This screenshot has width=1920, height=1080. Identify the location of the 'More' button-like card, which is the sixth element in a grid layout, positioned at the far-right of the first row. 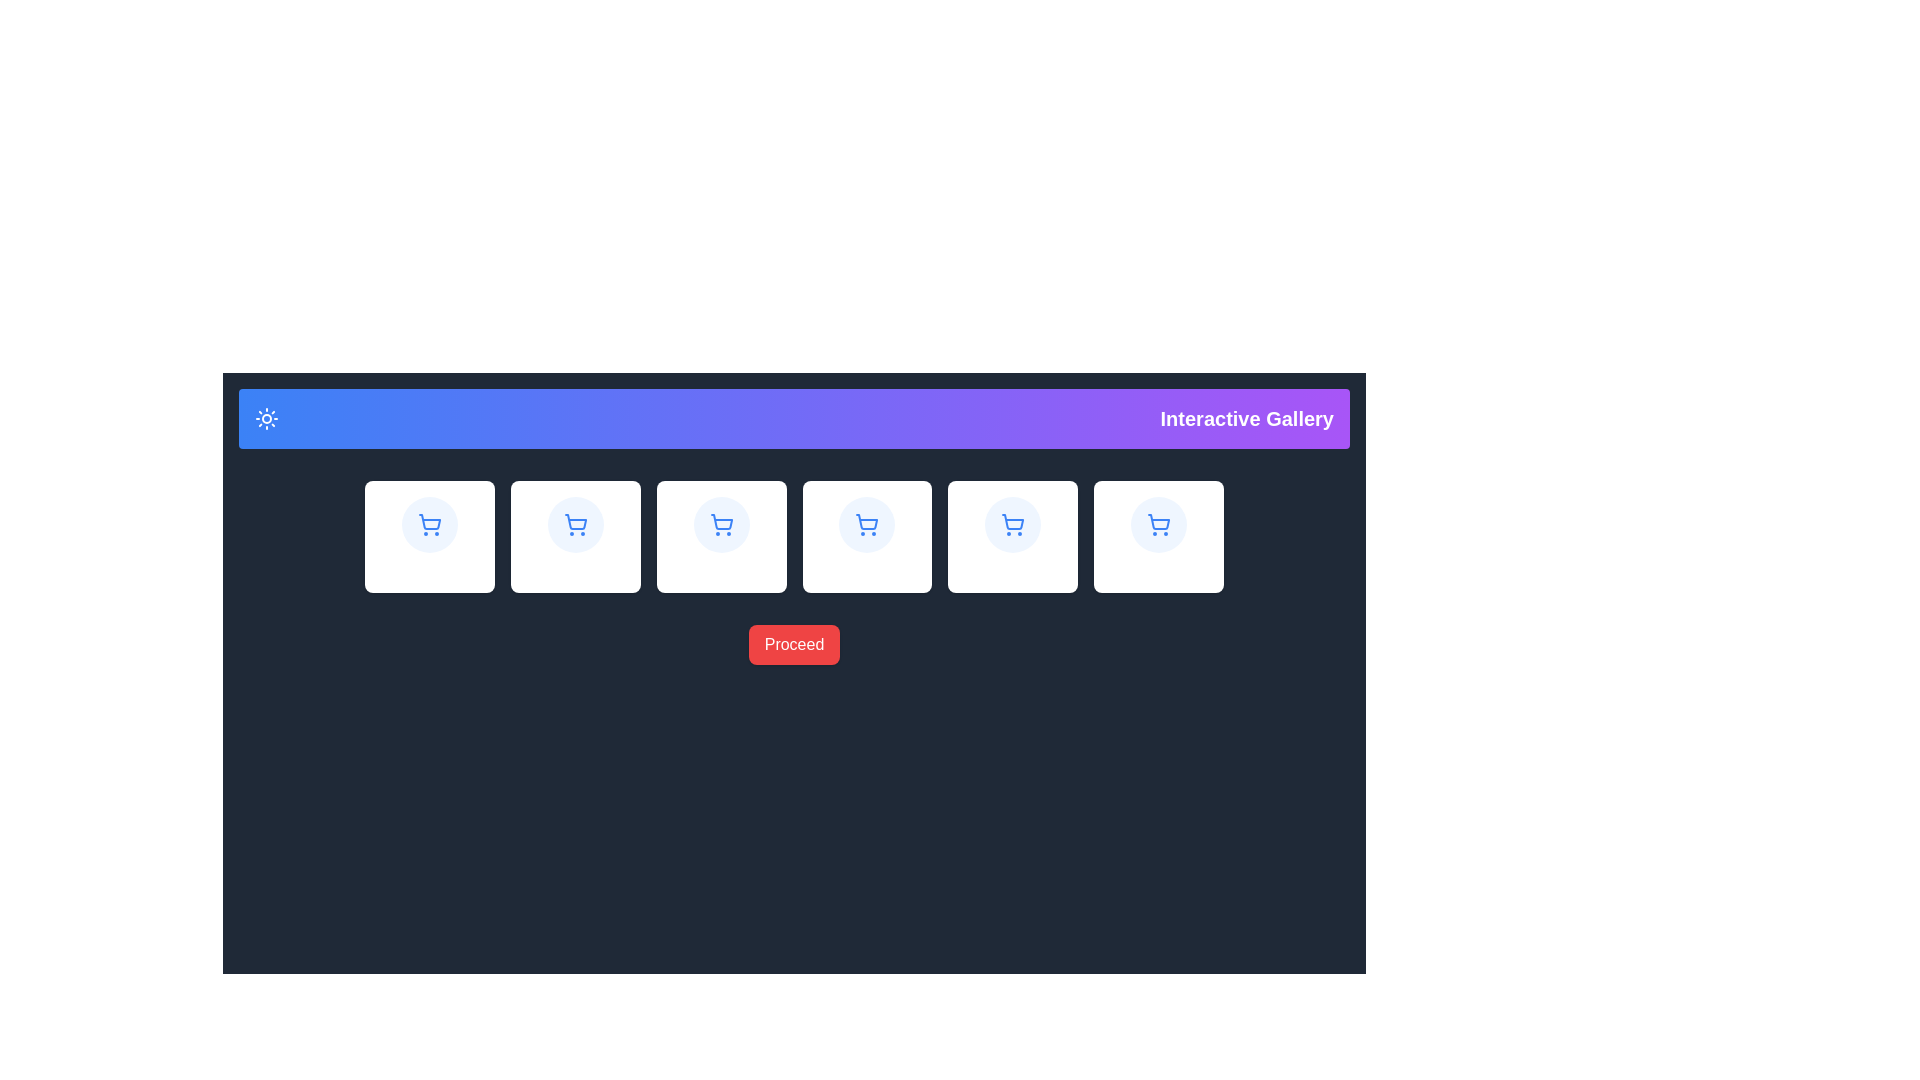
(1159, 535).